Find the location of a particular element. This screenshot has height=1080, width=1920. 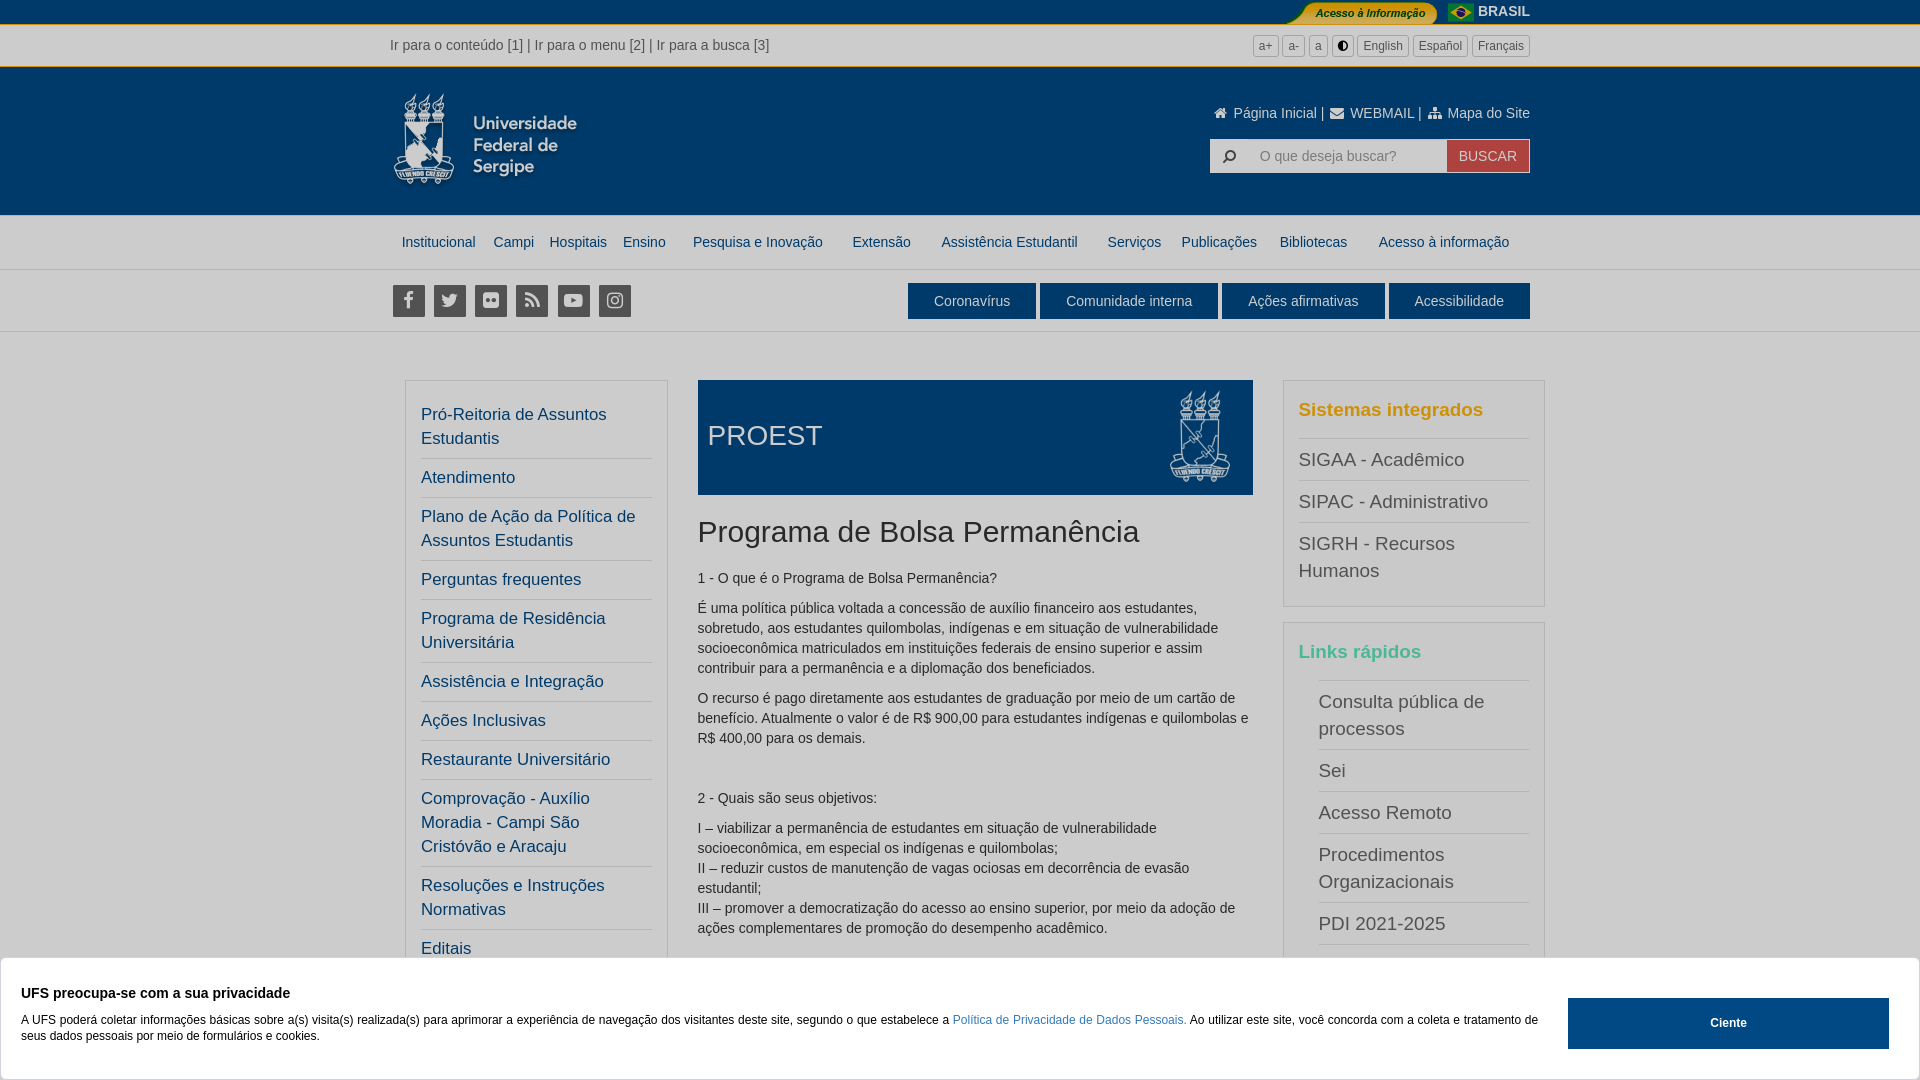

'Flickr' is located at coordinates (490, 300).